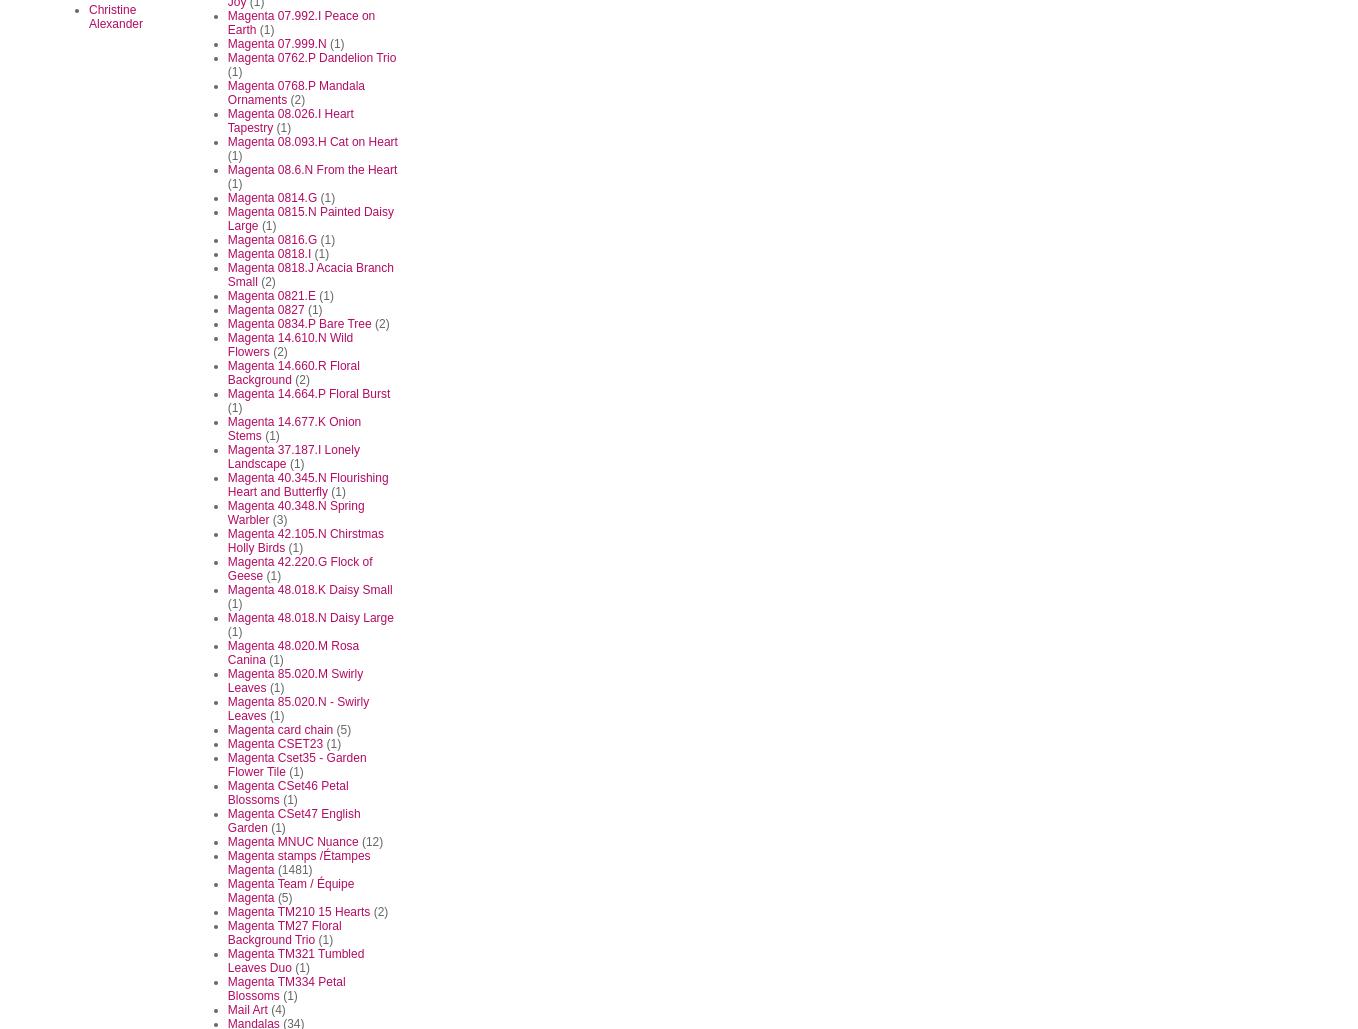 The image size is (1358, 1029). I want to click on 'Magenta 0815.N Painted Daisy Large', so click(226, 218).